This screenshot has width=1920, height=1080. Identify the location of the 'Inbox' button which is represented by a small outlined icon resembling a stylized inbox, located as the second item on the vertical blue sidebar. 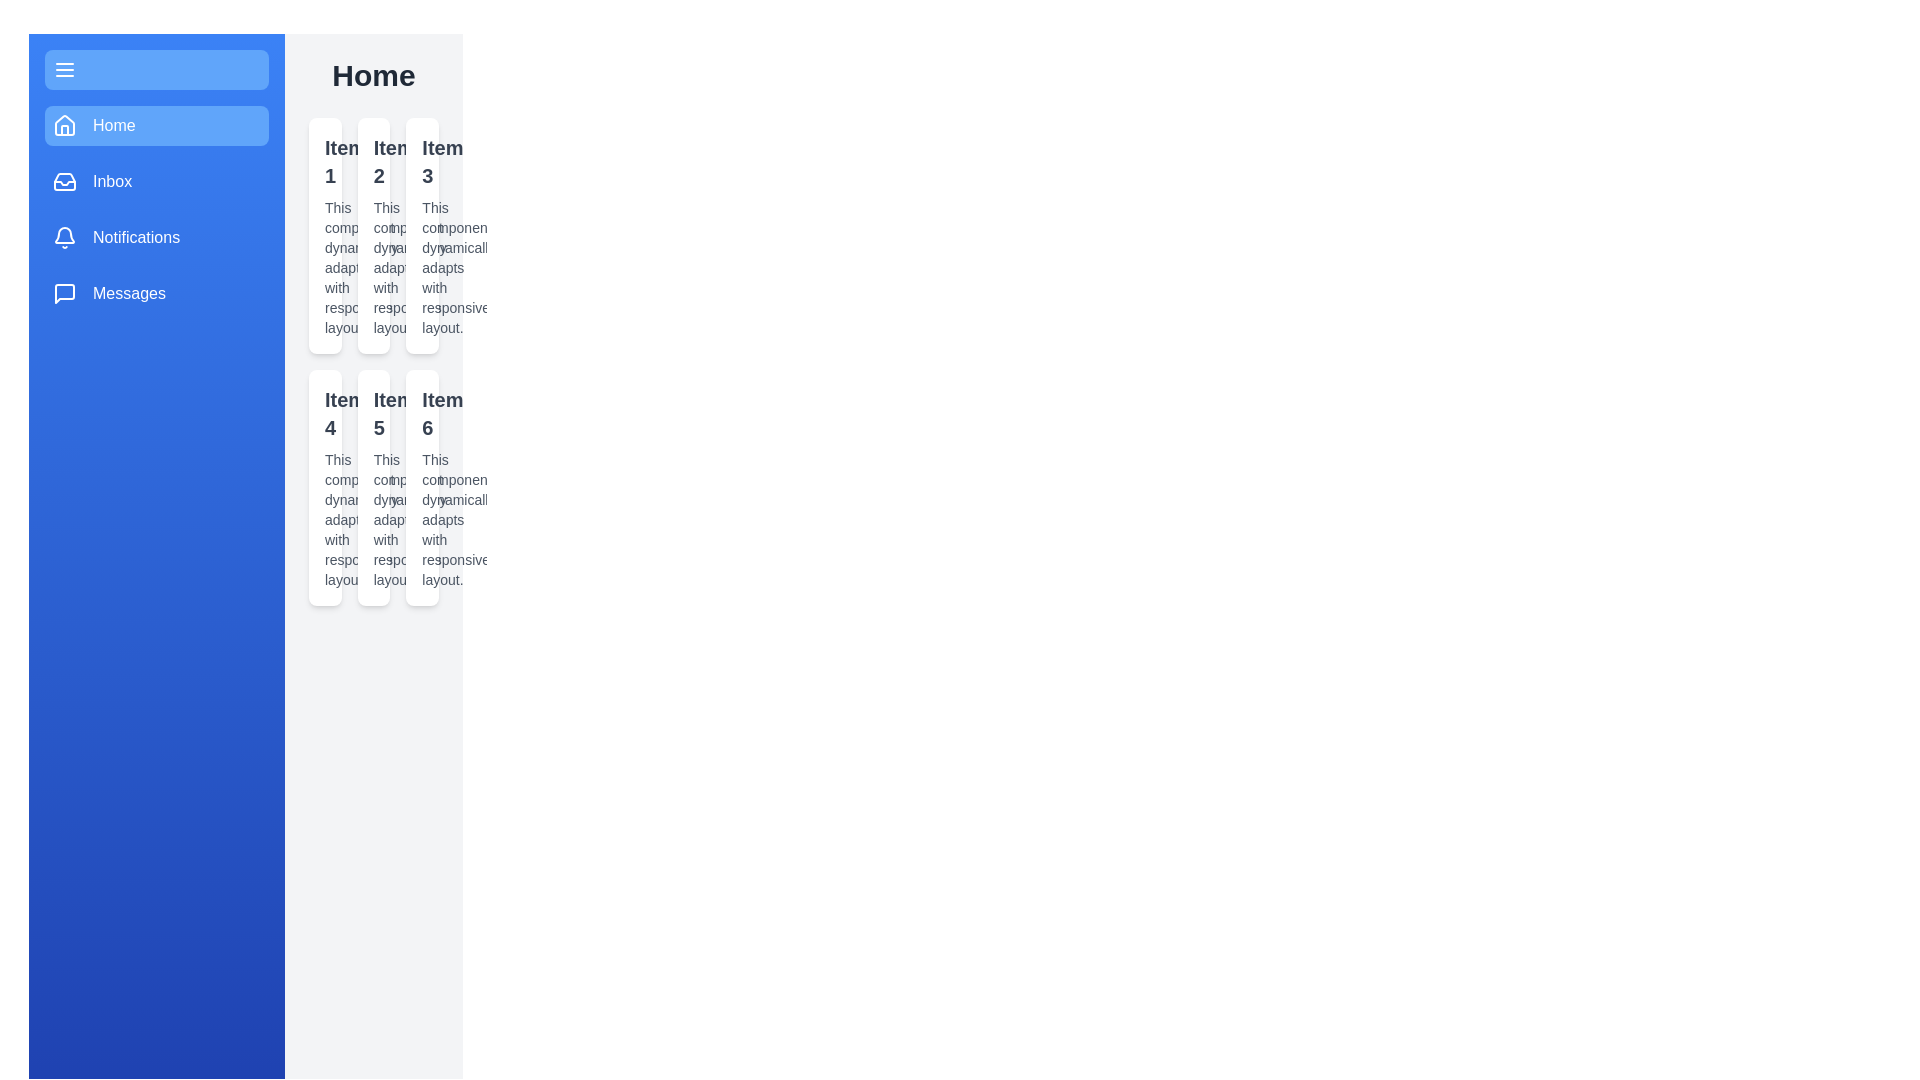
(65, 181).